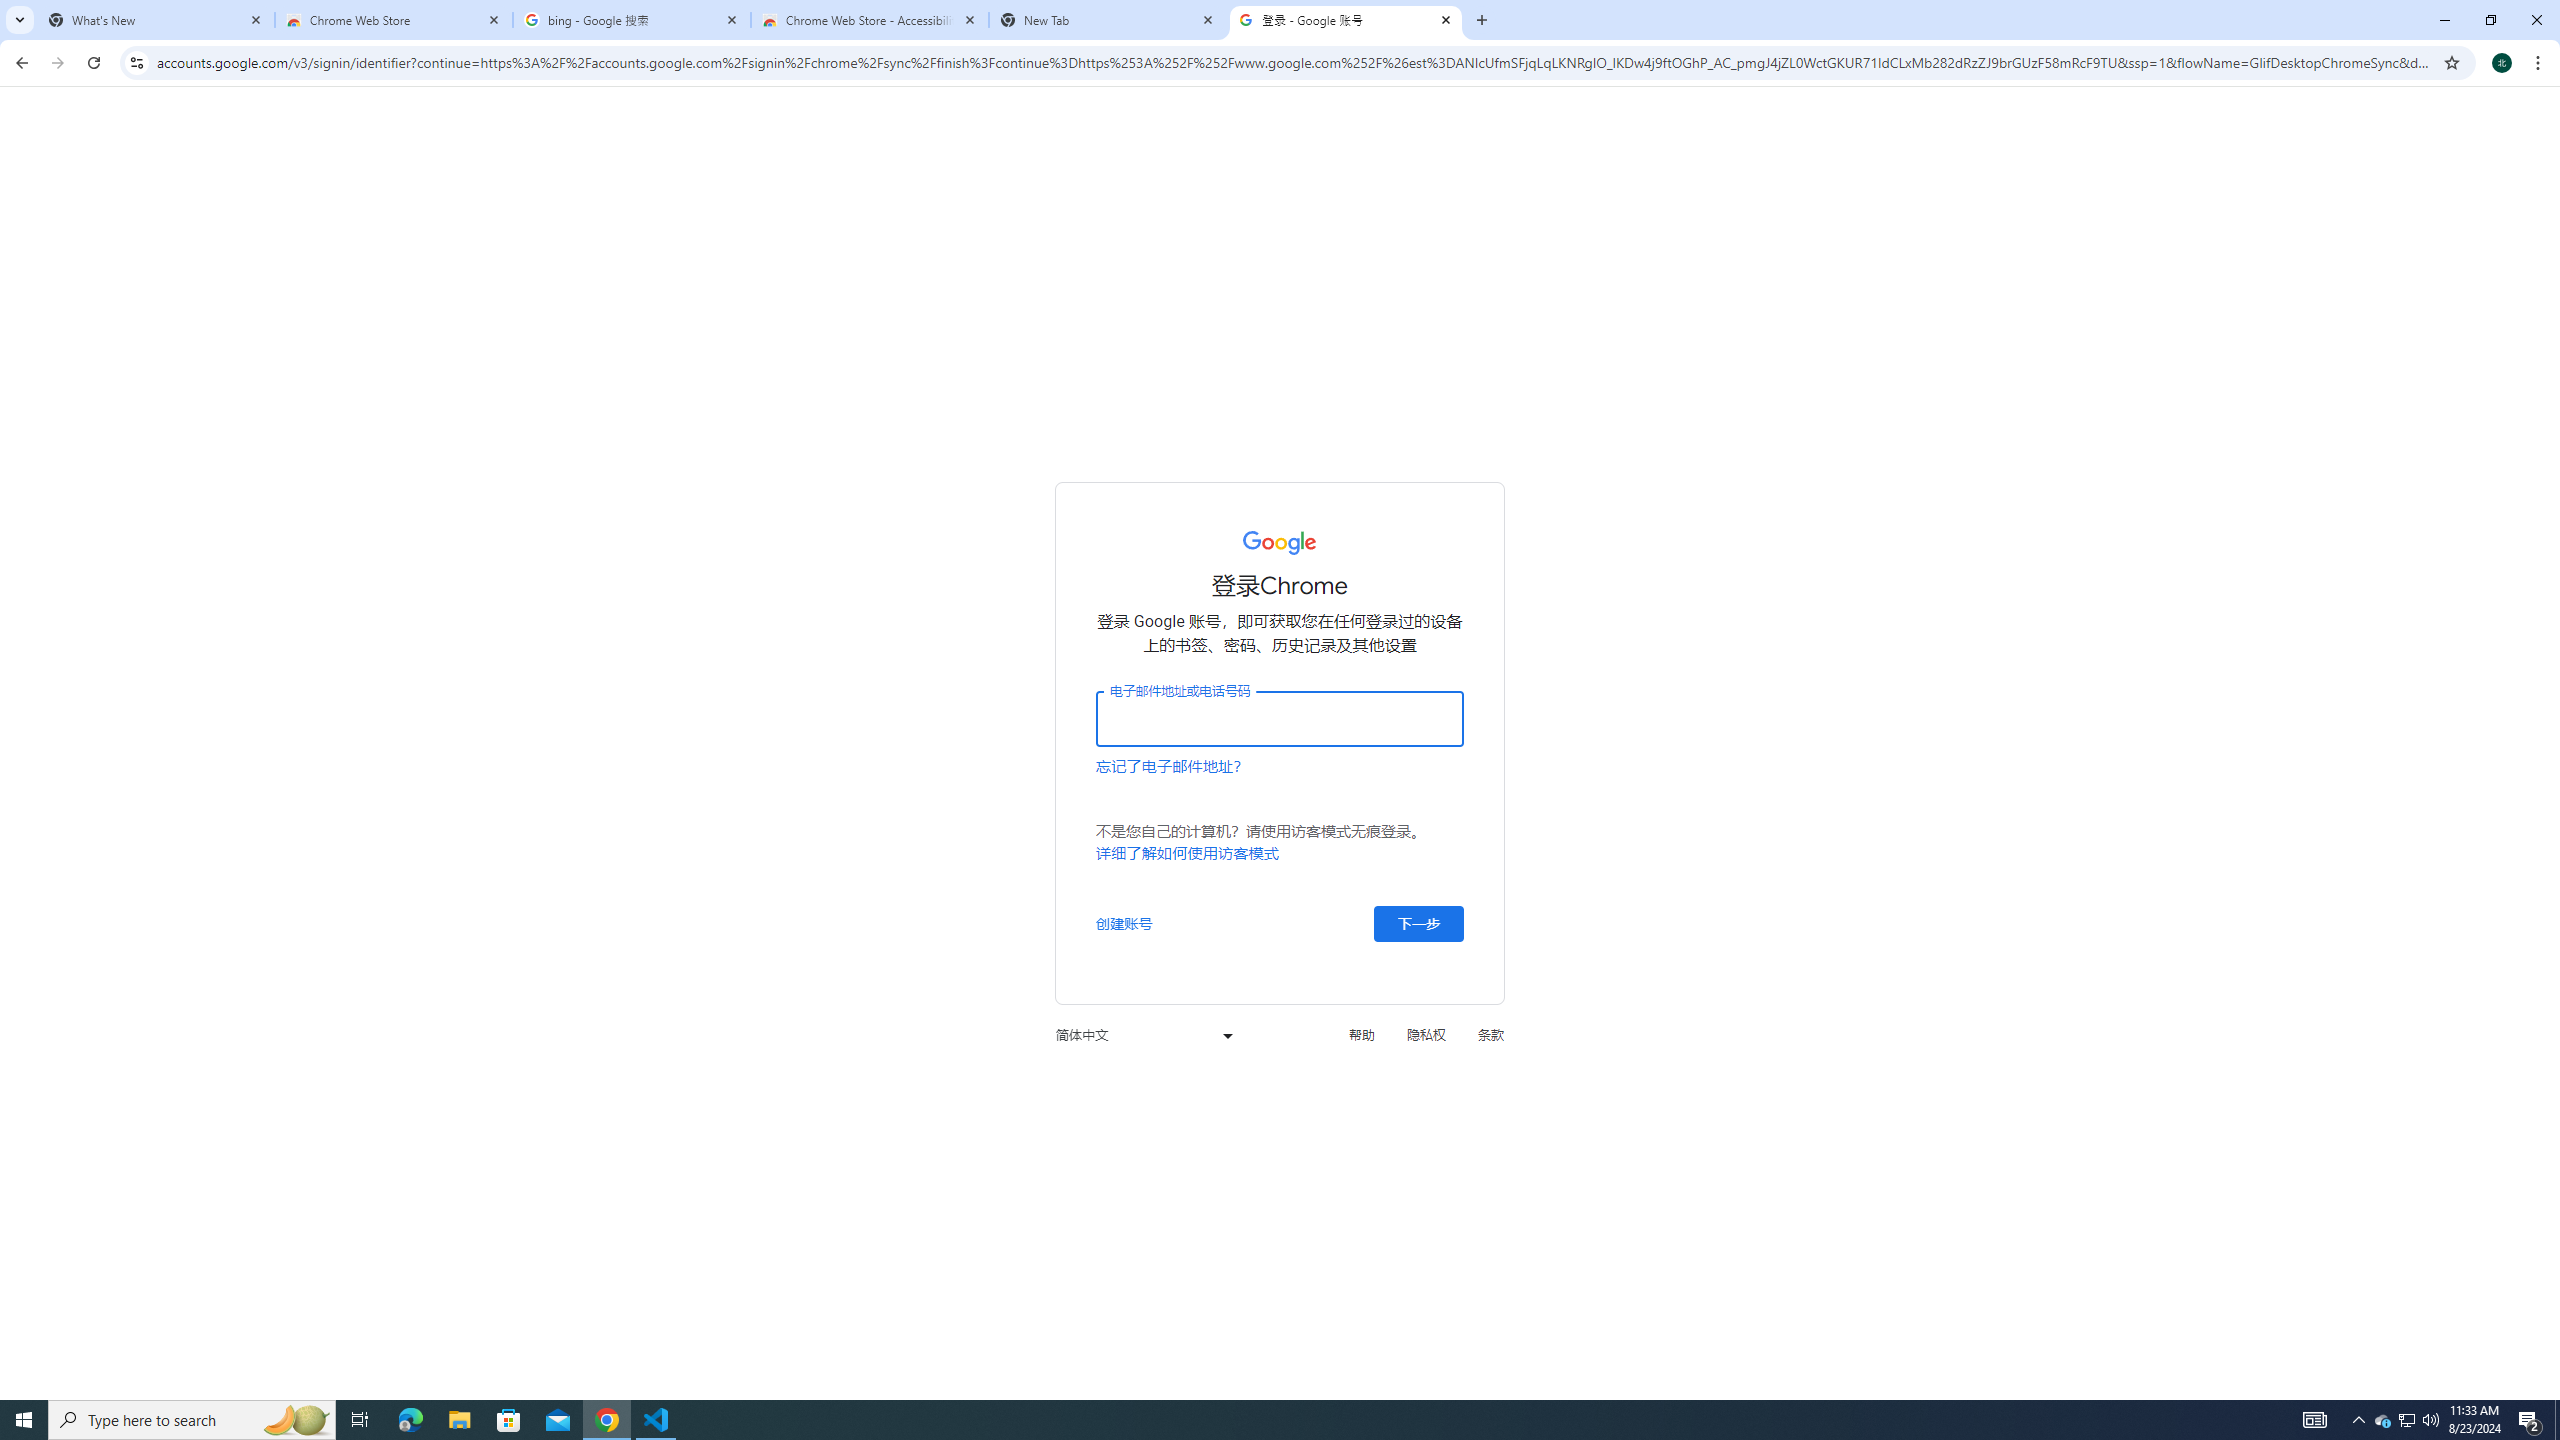 The image size is (2560, 1440). What do you see at coordinates (155, 19) in the screenshot?
I see `'What'` at bounding box center [155, 19].